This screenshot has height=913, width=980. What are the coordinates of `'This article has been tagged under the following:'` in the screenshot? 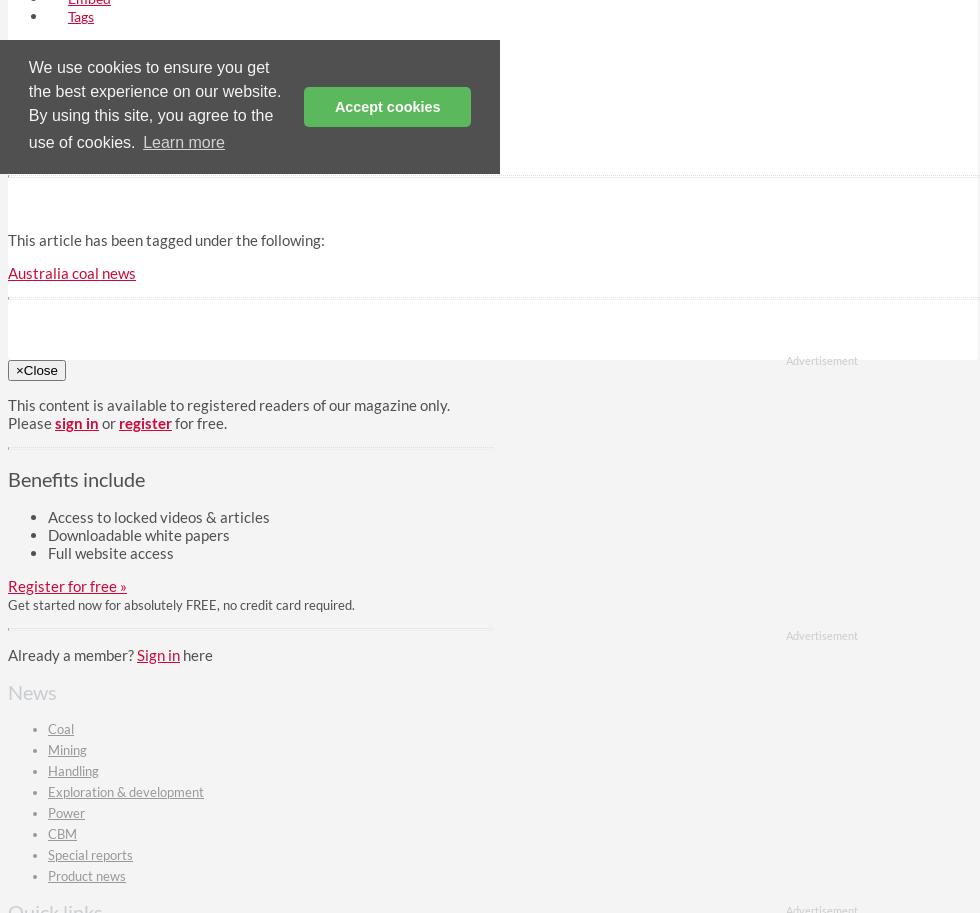 It's located at (166, 239).